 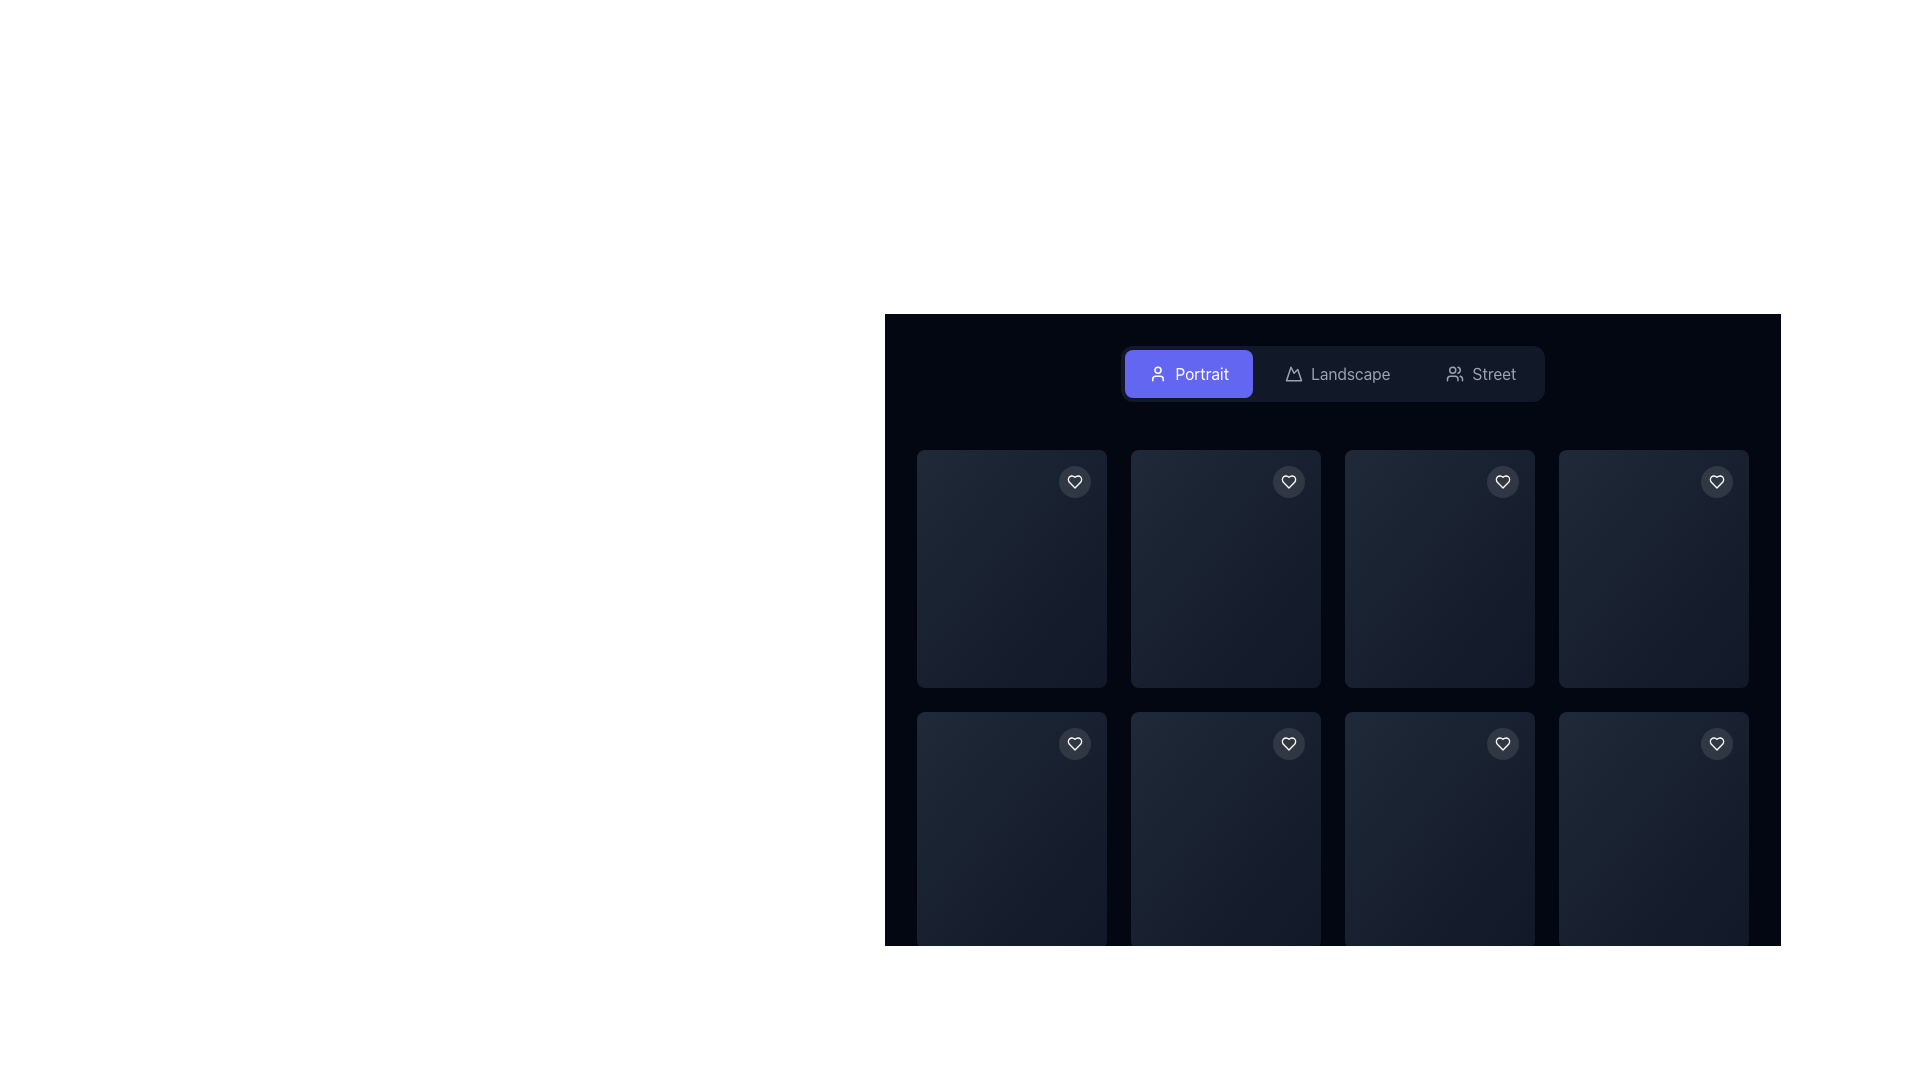 I want to click on the 'Portrait' button icon located at the left side of the text to visually indicate its purpose, so click(x=1158, y=374).